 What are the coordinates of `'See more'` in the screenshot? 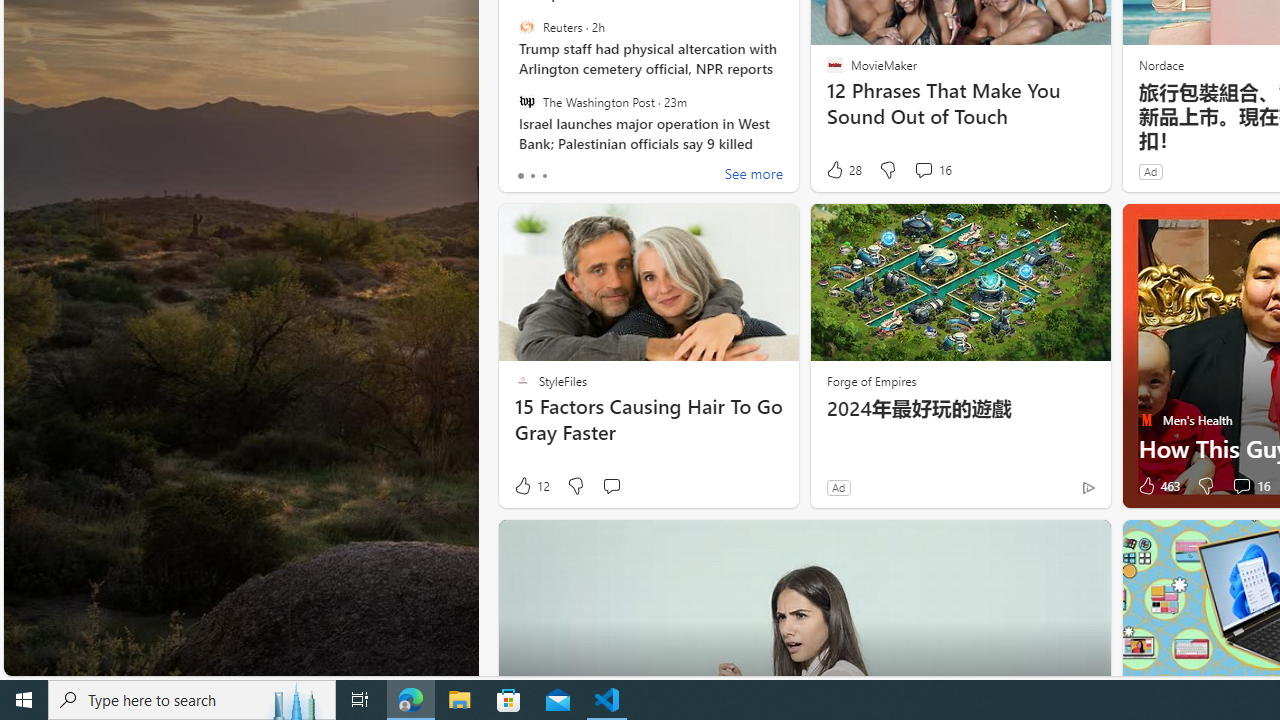 It's located at (752, 175).